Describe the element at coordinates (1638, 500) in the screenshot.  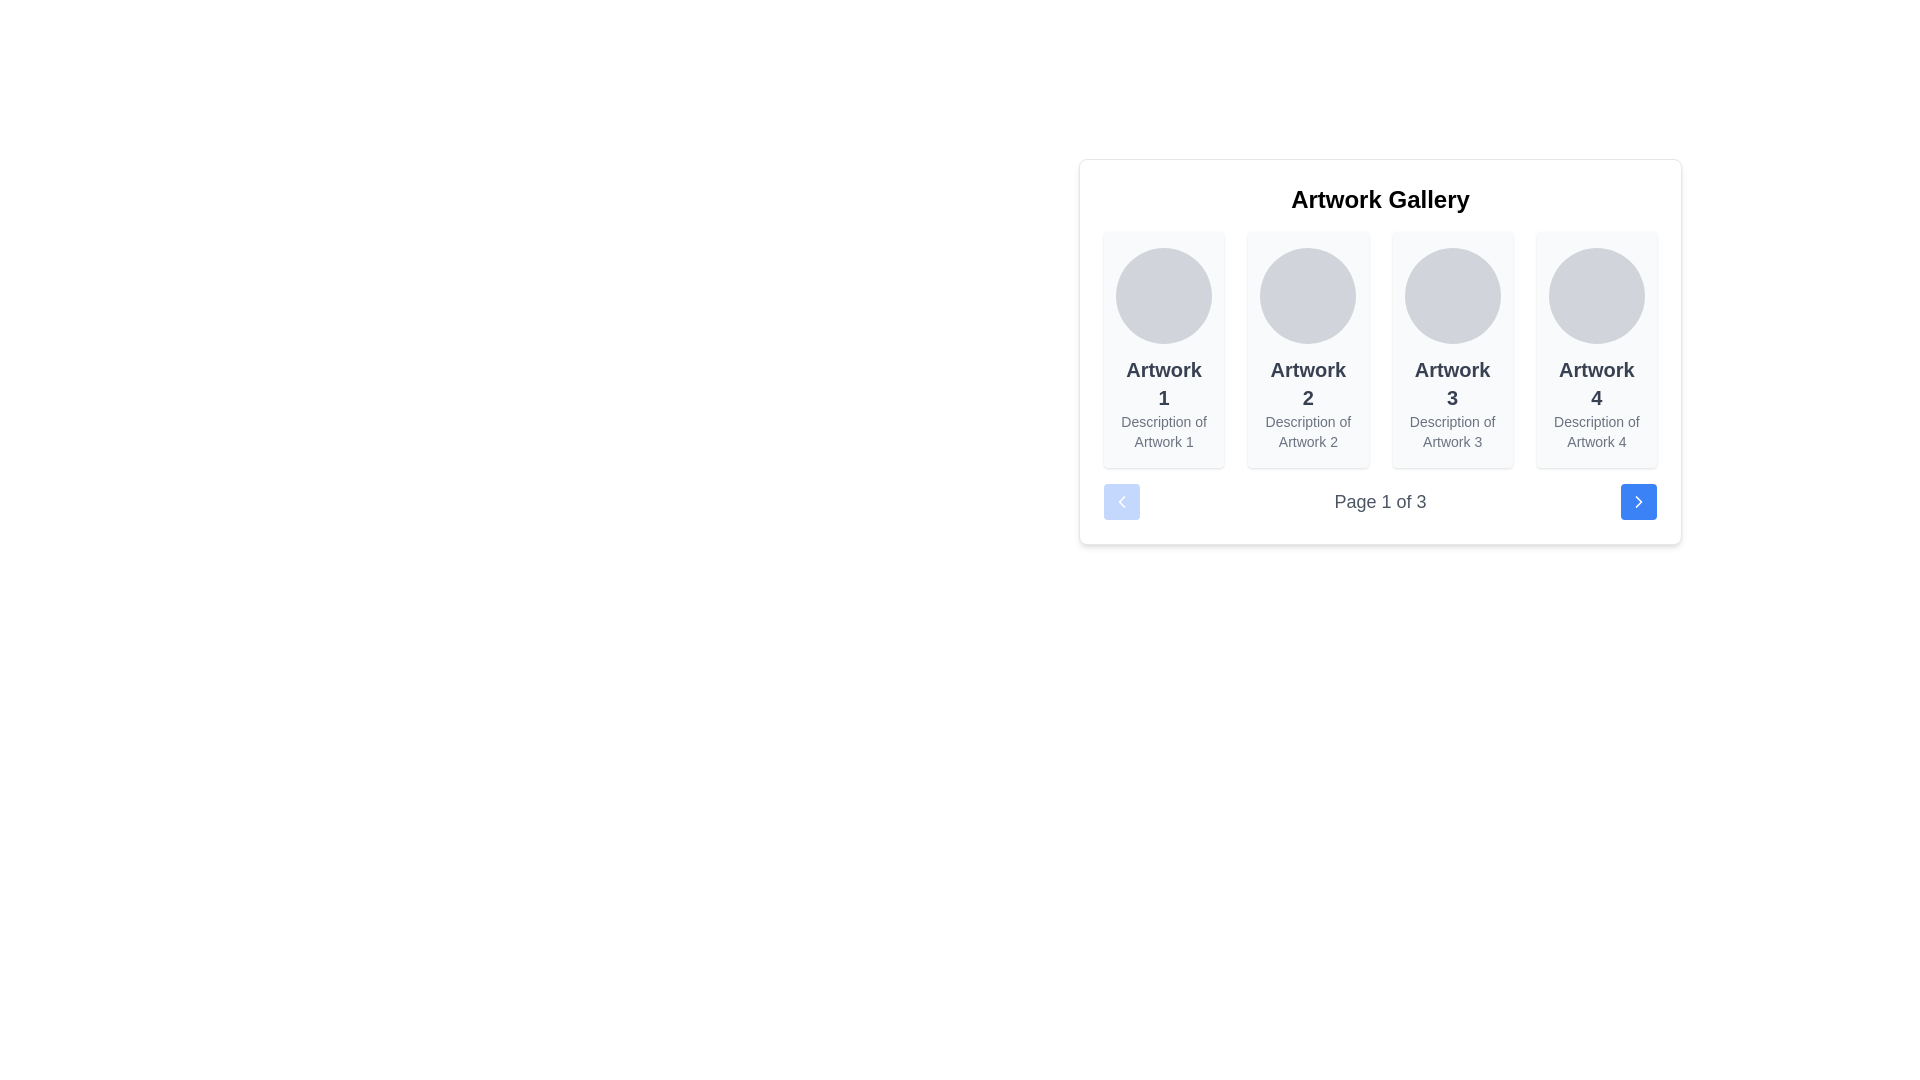
I see `the right-pointing chevron arrow icon within the blue circular button located at the bottom-right corner of the artwork gallery interface` at that location.